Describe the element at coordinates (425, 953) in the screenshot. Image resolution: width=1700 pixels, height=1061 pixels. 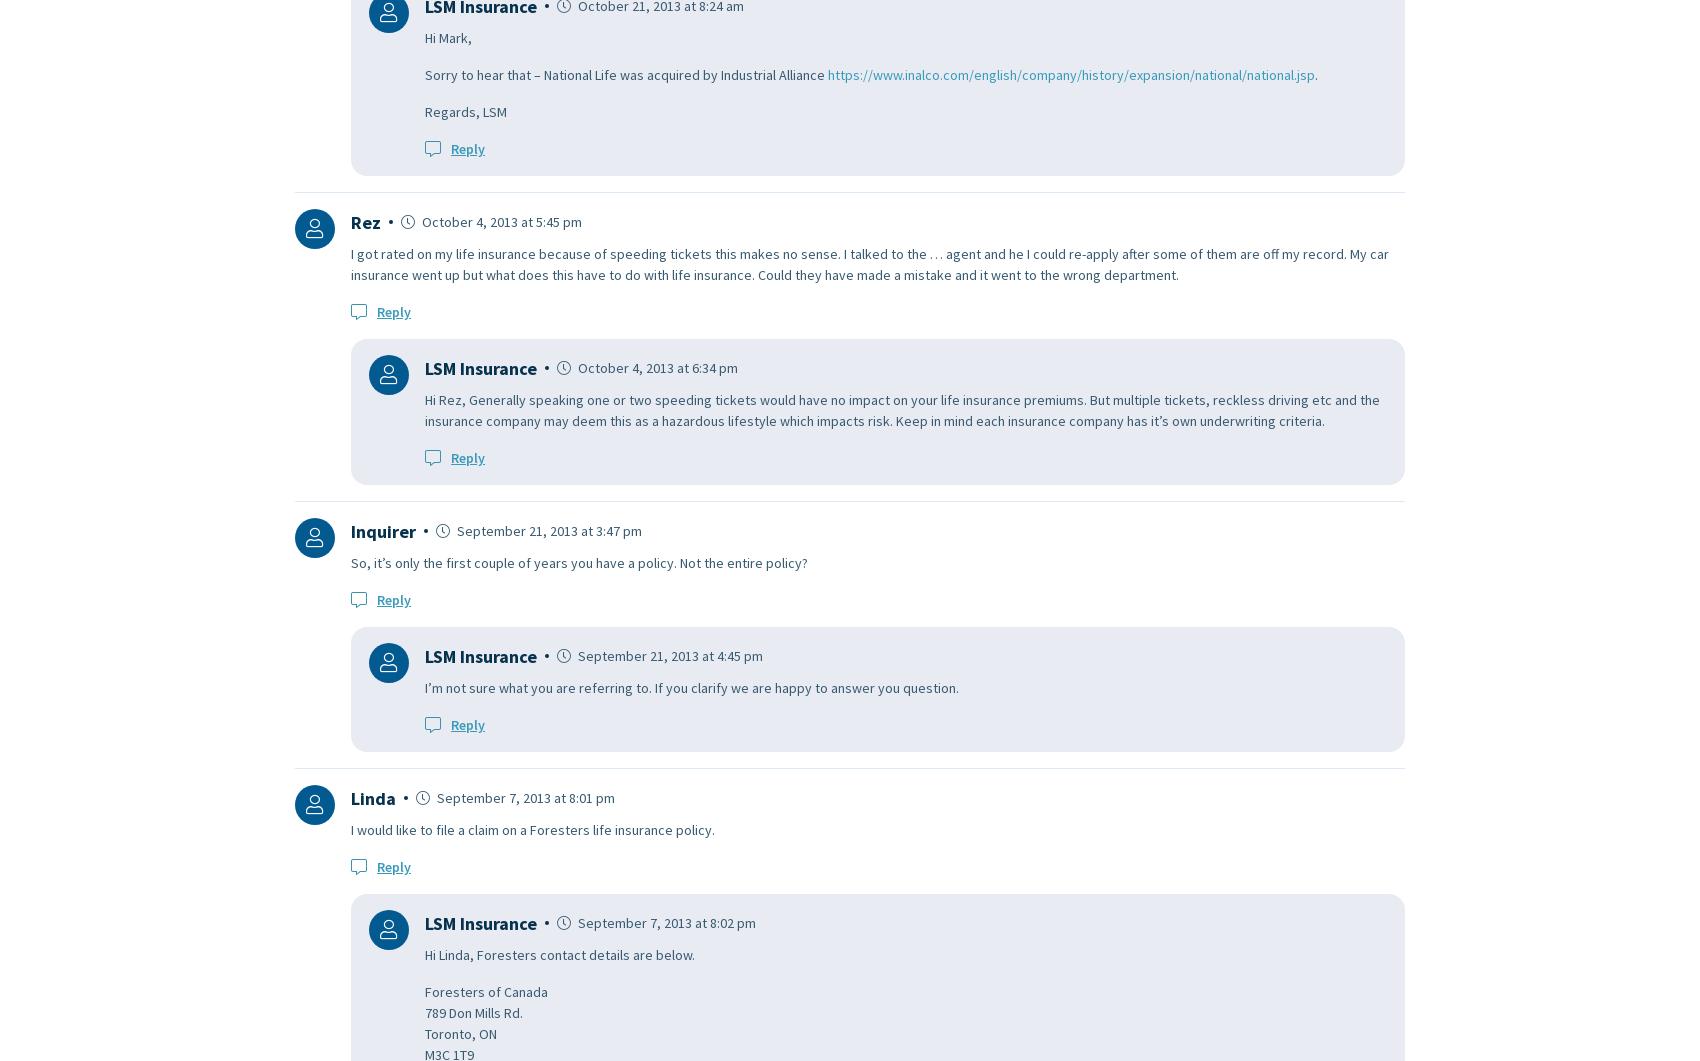
I see `'Hi Linda, Foresters contact details are below.'` at that location.